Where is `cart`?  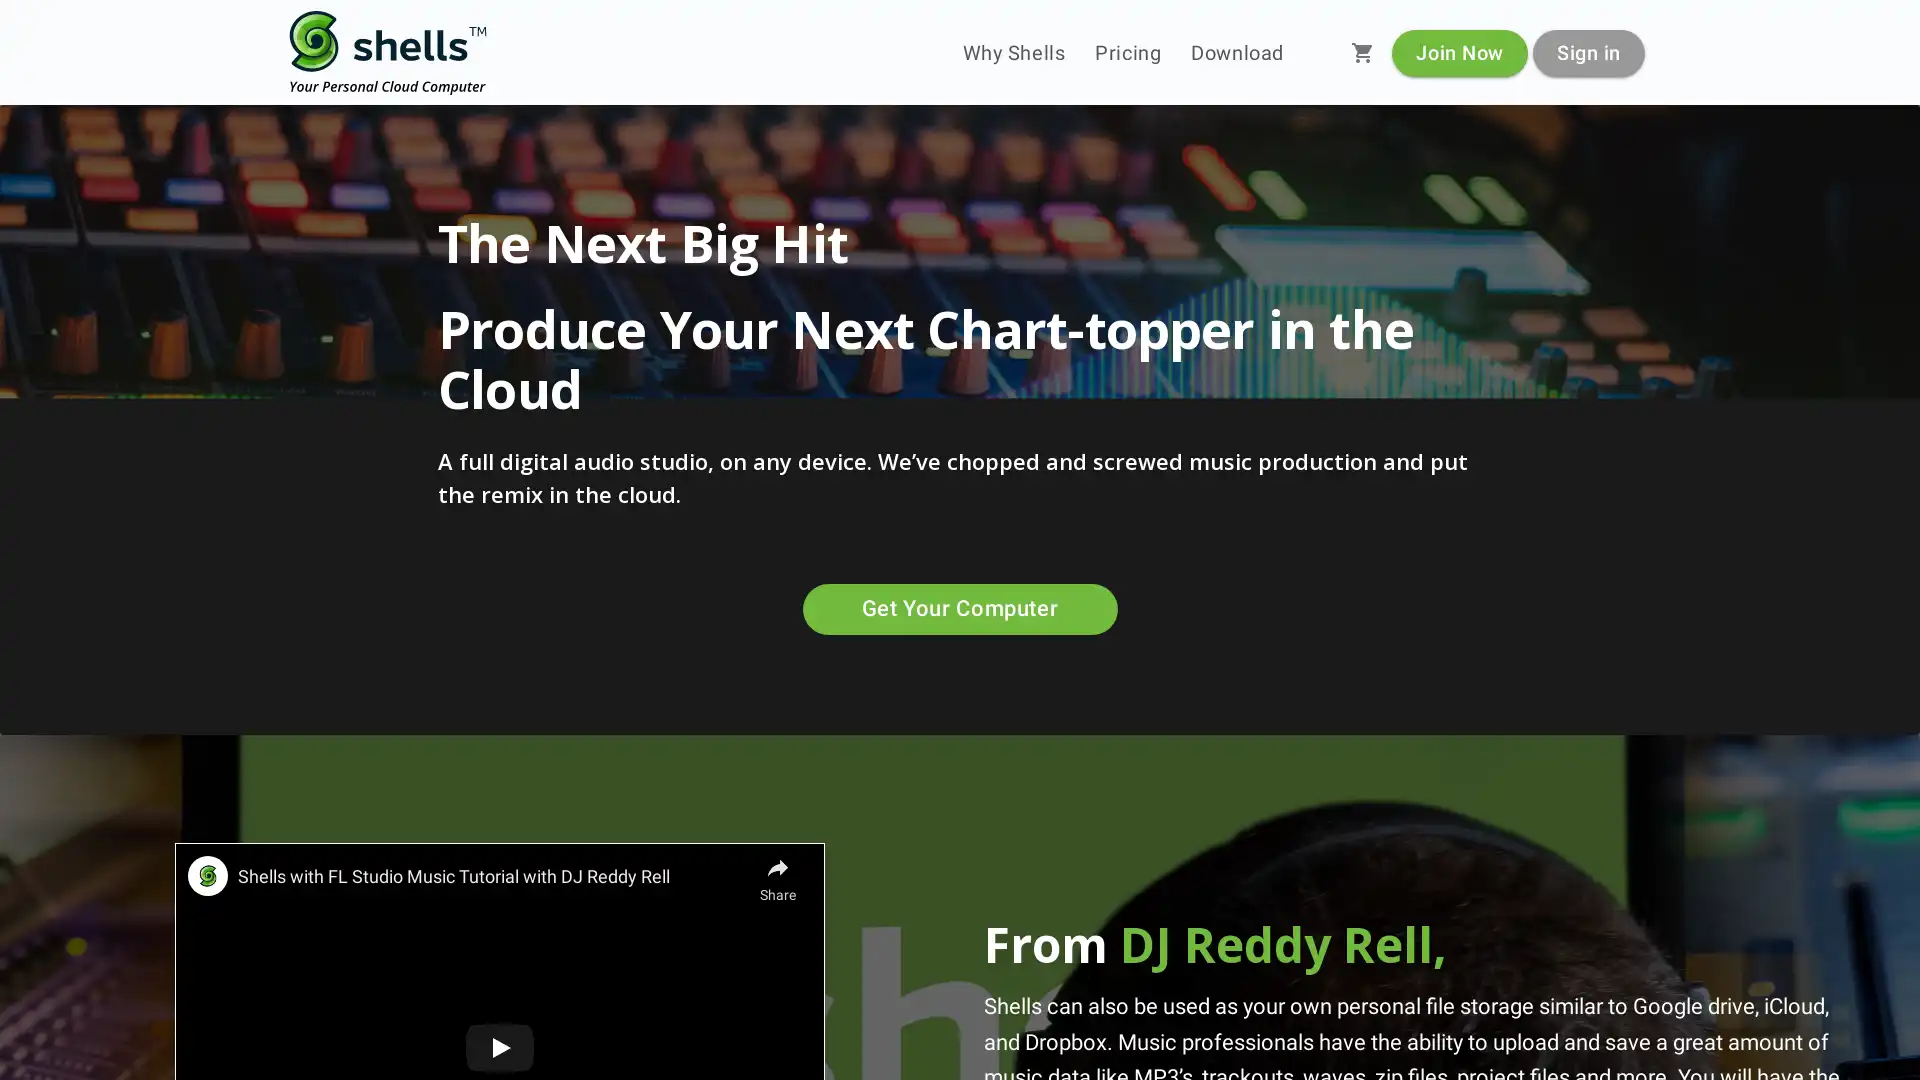 cart is located at coordinates (1362, 52).